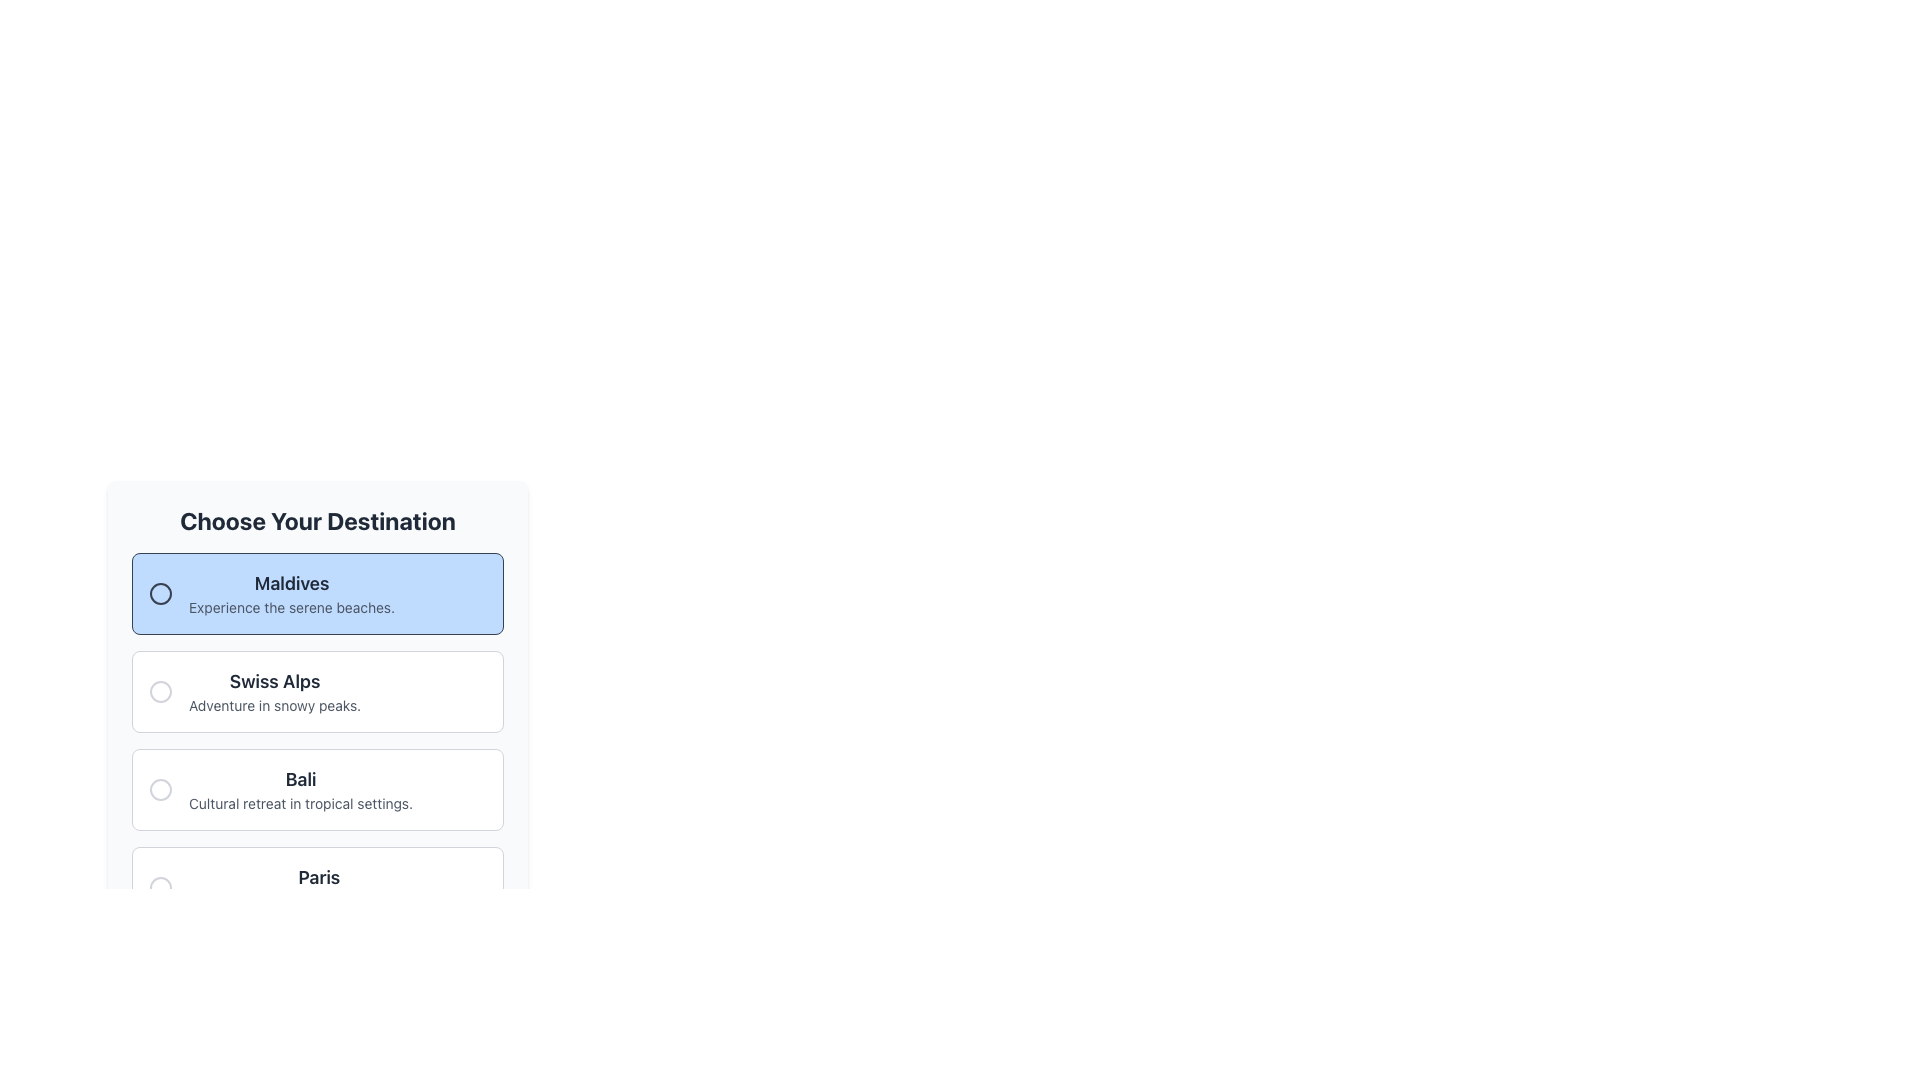 The height and width of the screenshot is (1080, 1920). I want to click on the second selectable destination option, which is displayed as a TextElement with a white background and rounded borders, located between 'Maldives' and 'Bali', so click(274, 690).